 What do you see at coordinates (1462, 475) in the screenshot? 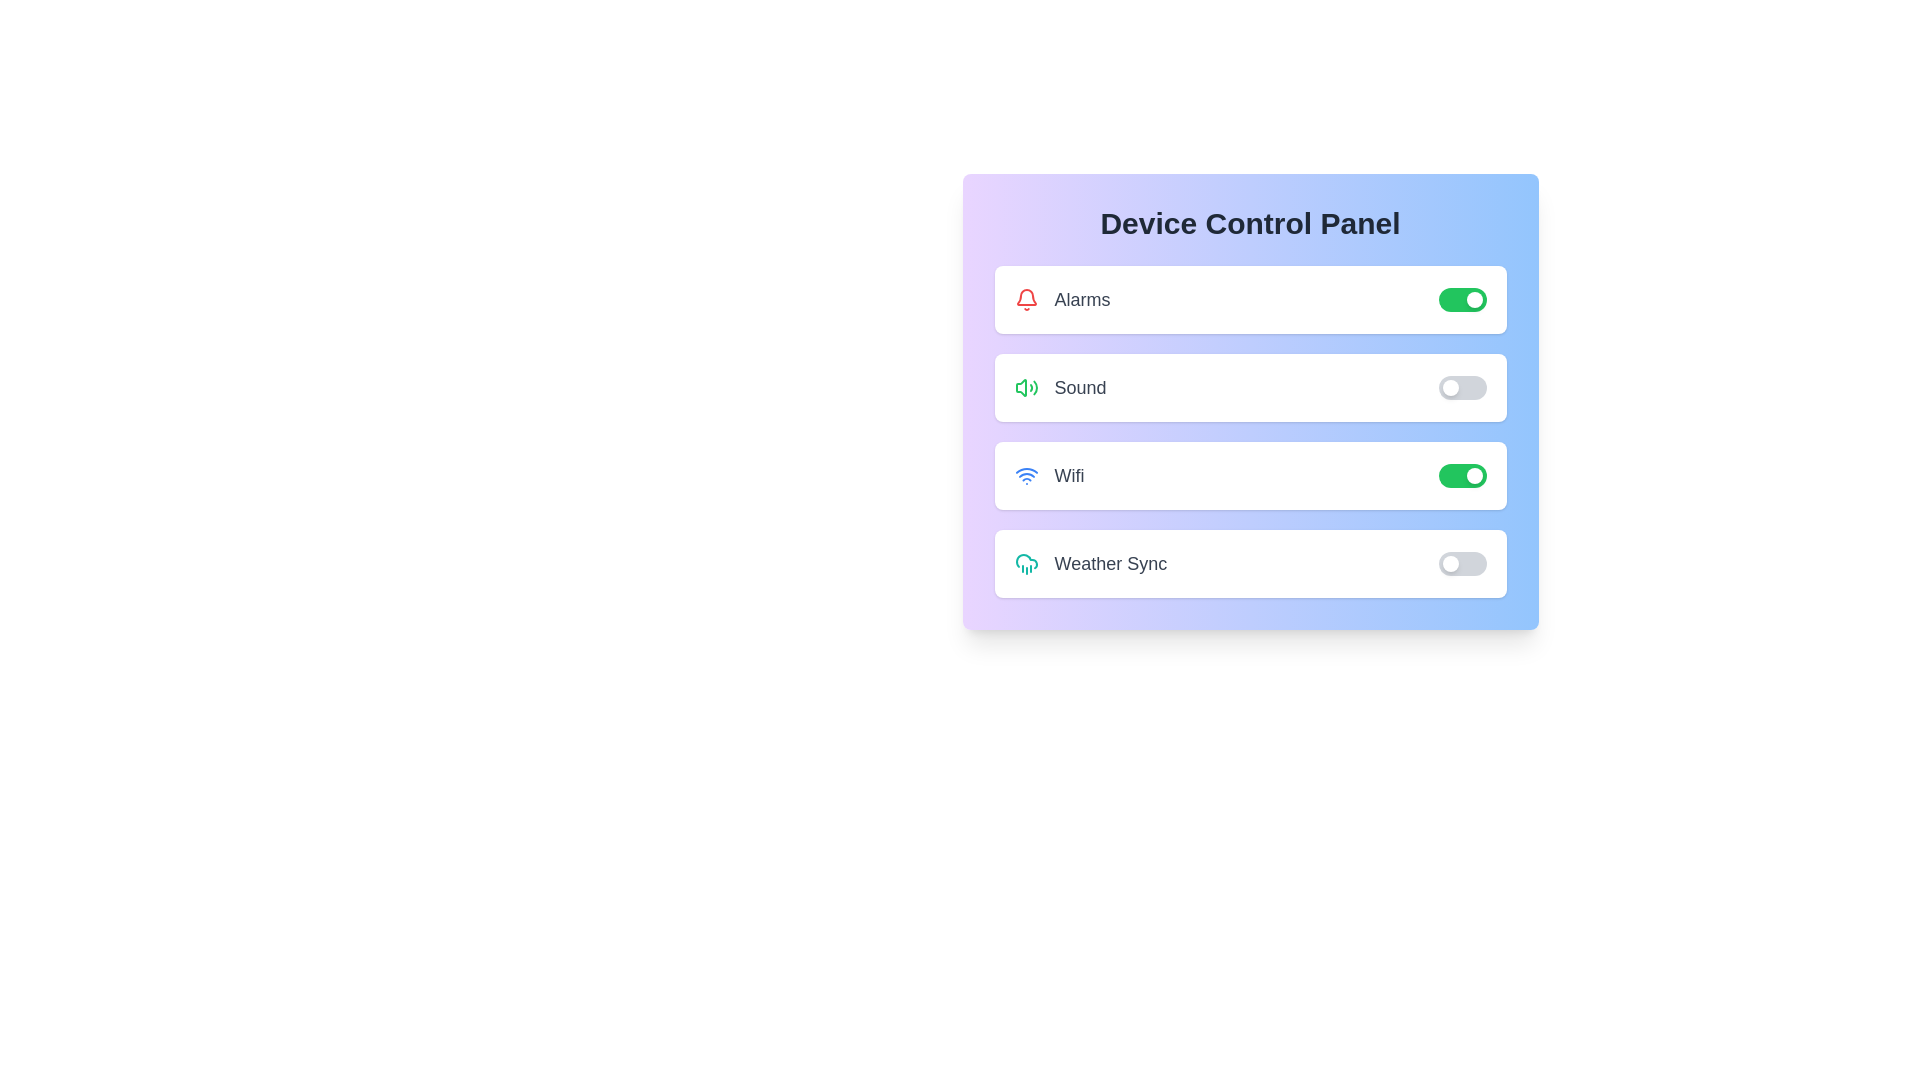
I see `the WiFi toggle switch to change its state` at bounding box center [1462, 475].